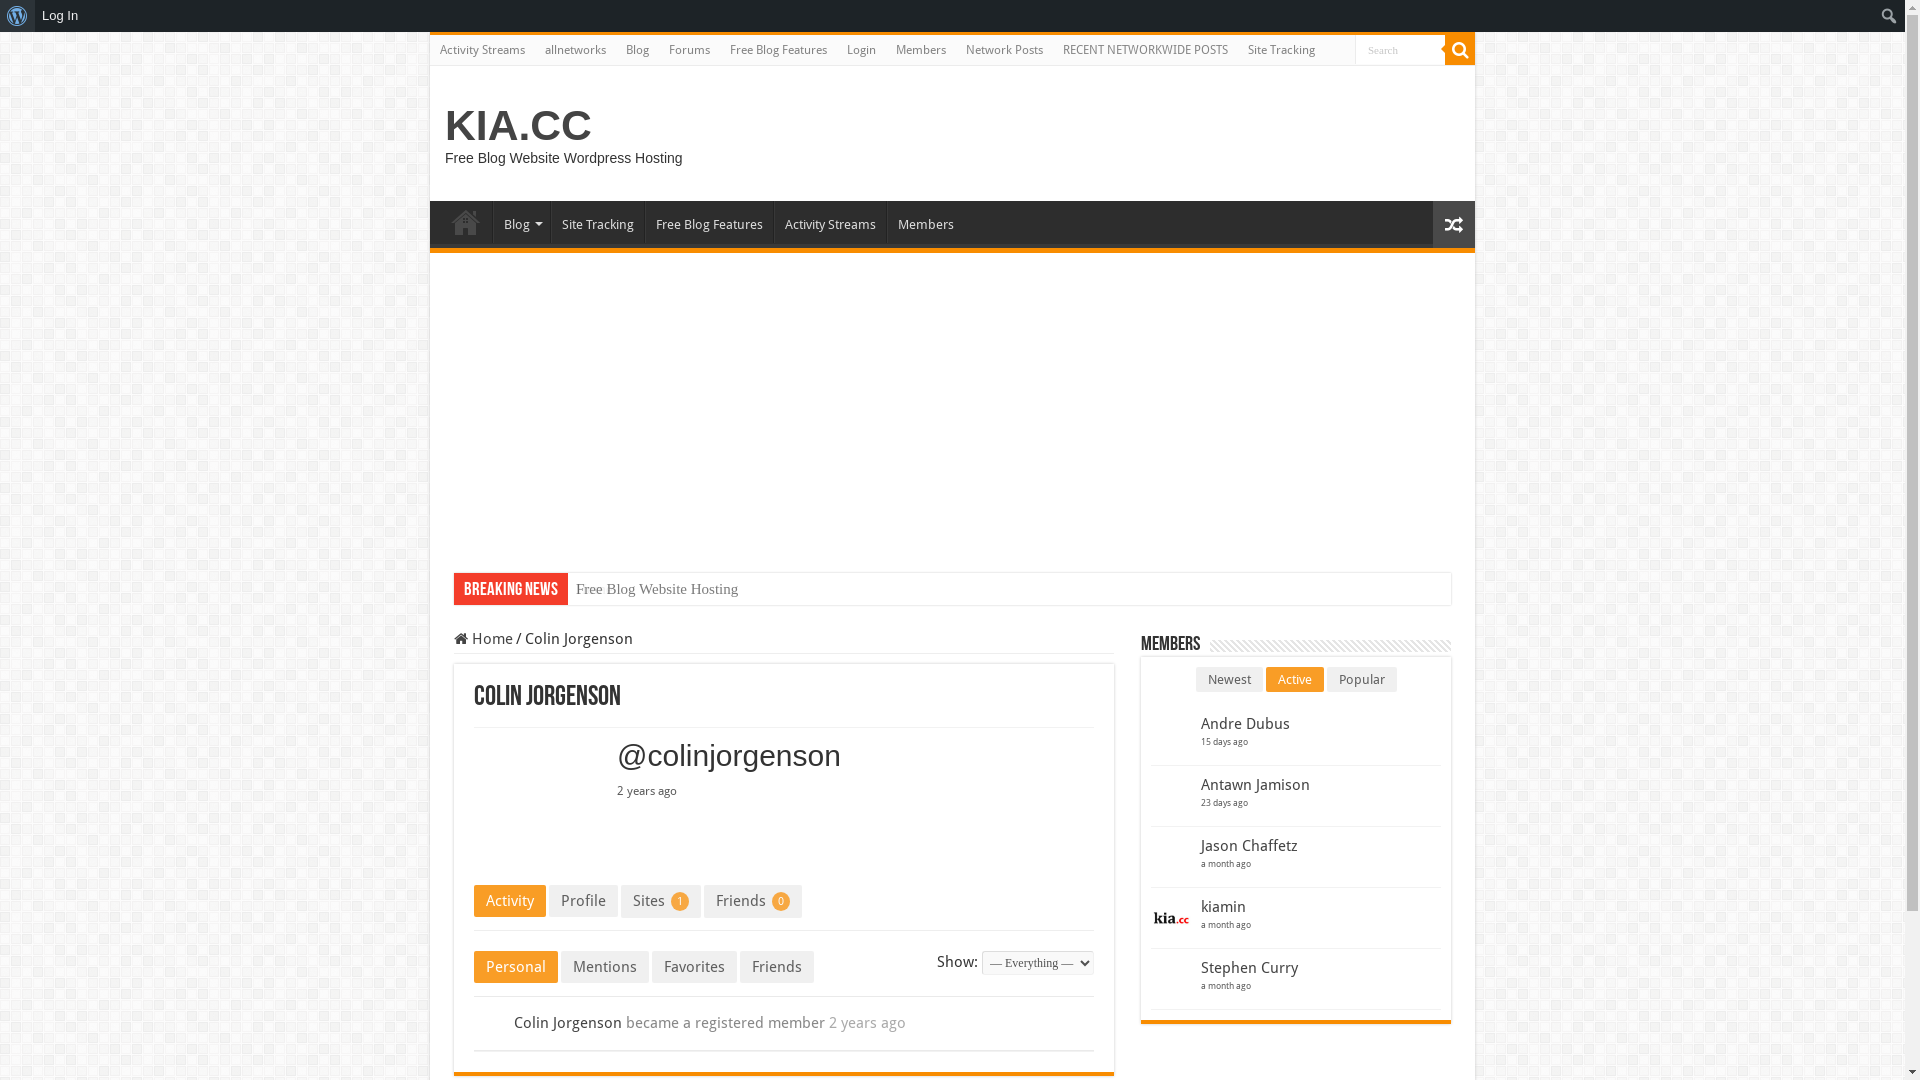  Describe the element at coordinates (1244, 724) in the screenshot. I see `'Andre Dubus'` at that location.